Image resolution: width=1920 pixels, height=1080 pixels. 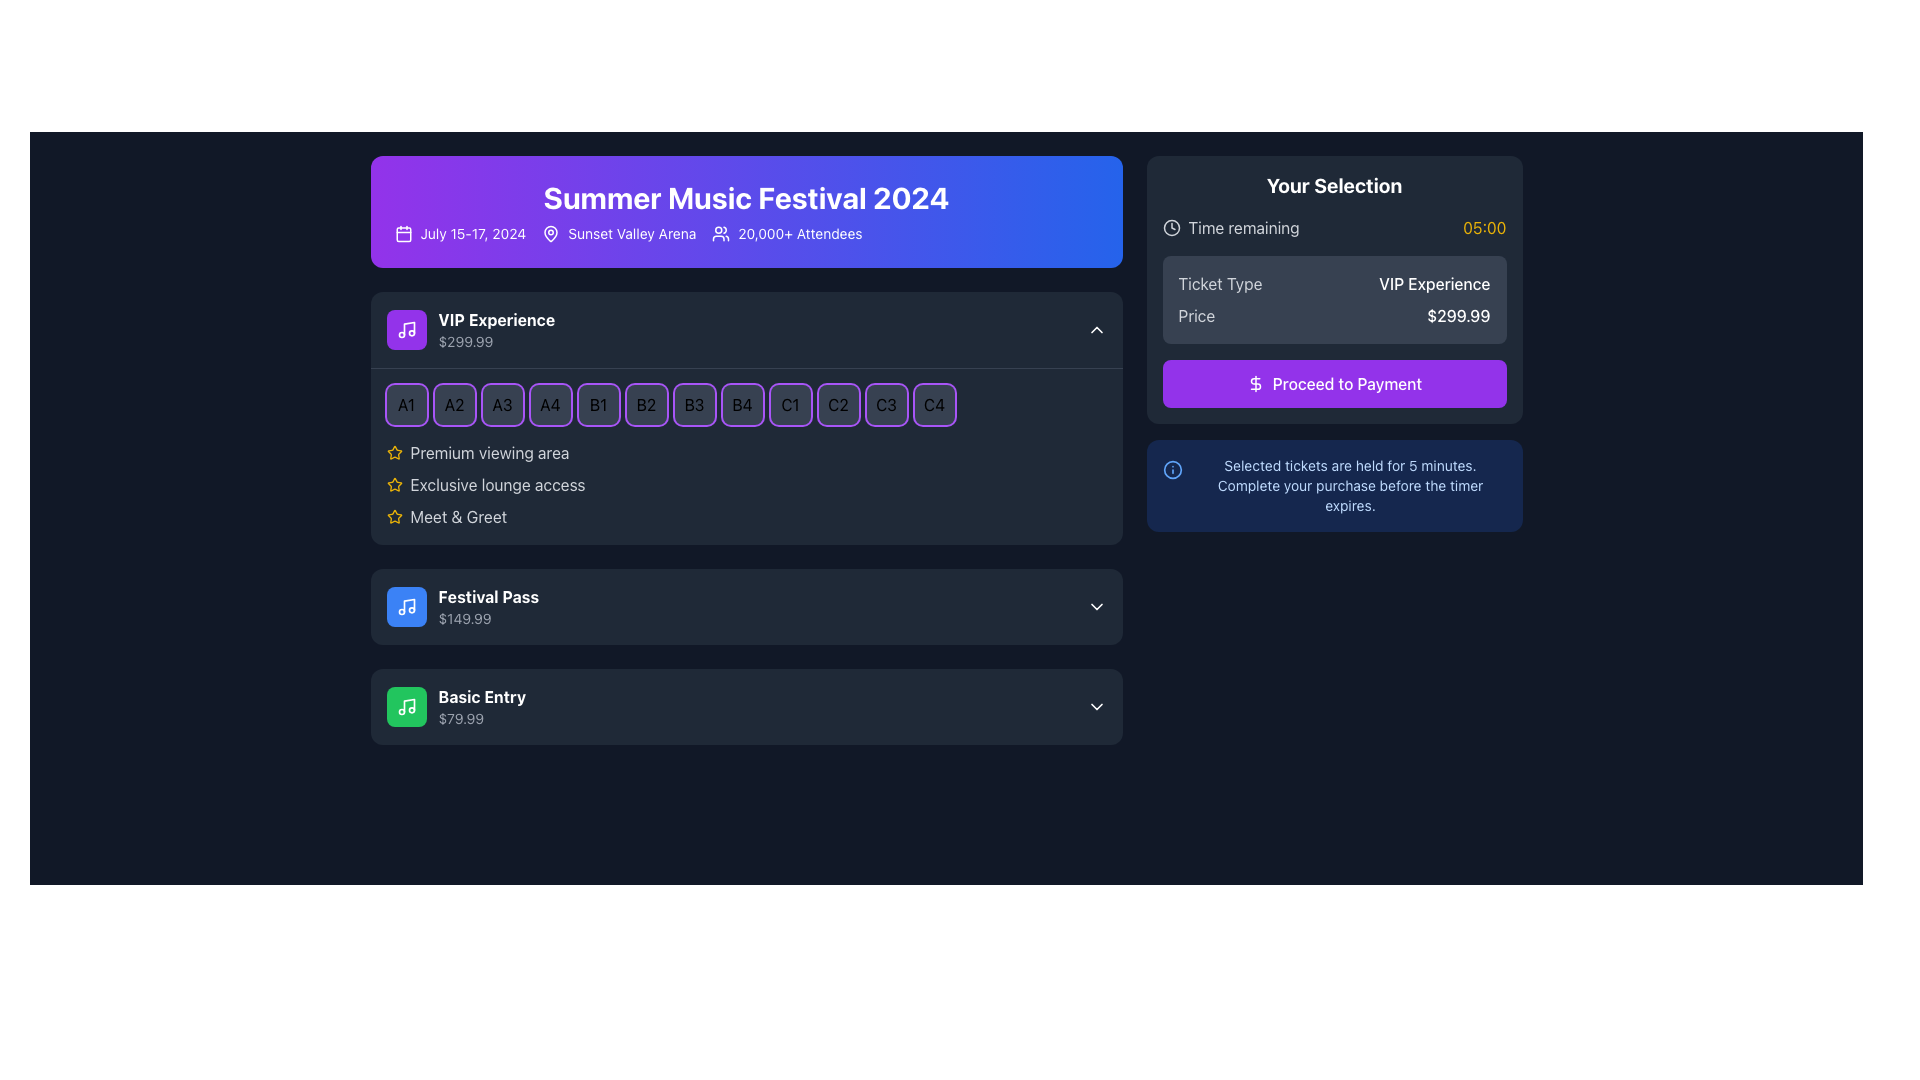 I want to click on the decorative square with rounded corners that serves as the backdrop for the calendar icon, located near the upper-left corner of the layout beneath the purple header bar, so click(x=402, y=233).